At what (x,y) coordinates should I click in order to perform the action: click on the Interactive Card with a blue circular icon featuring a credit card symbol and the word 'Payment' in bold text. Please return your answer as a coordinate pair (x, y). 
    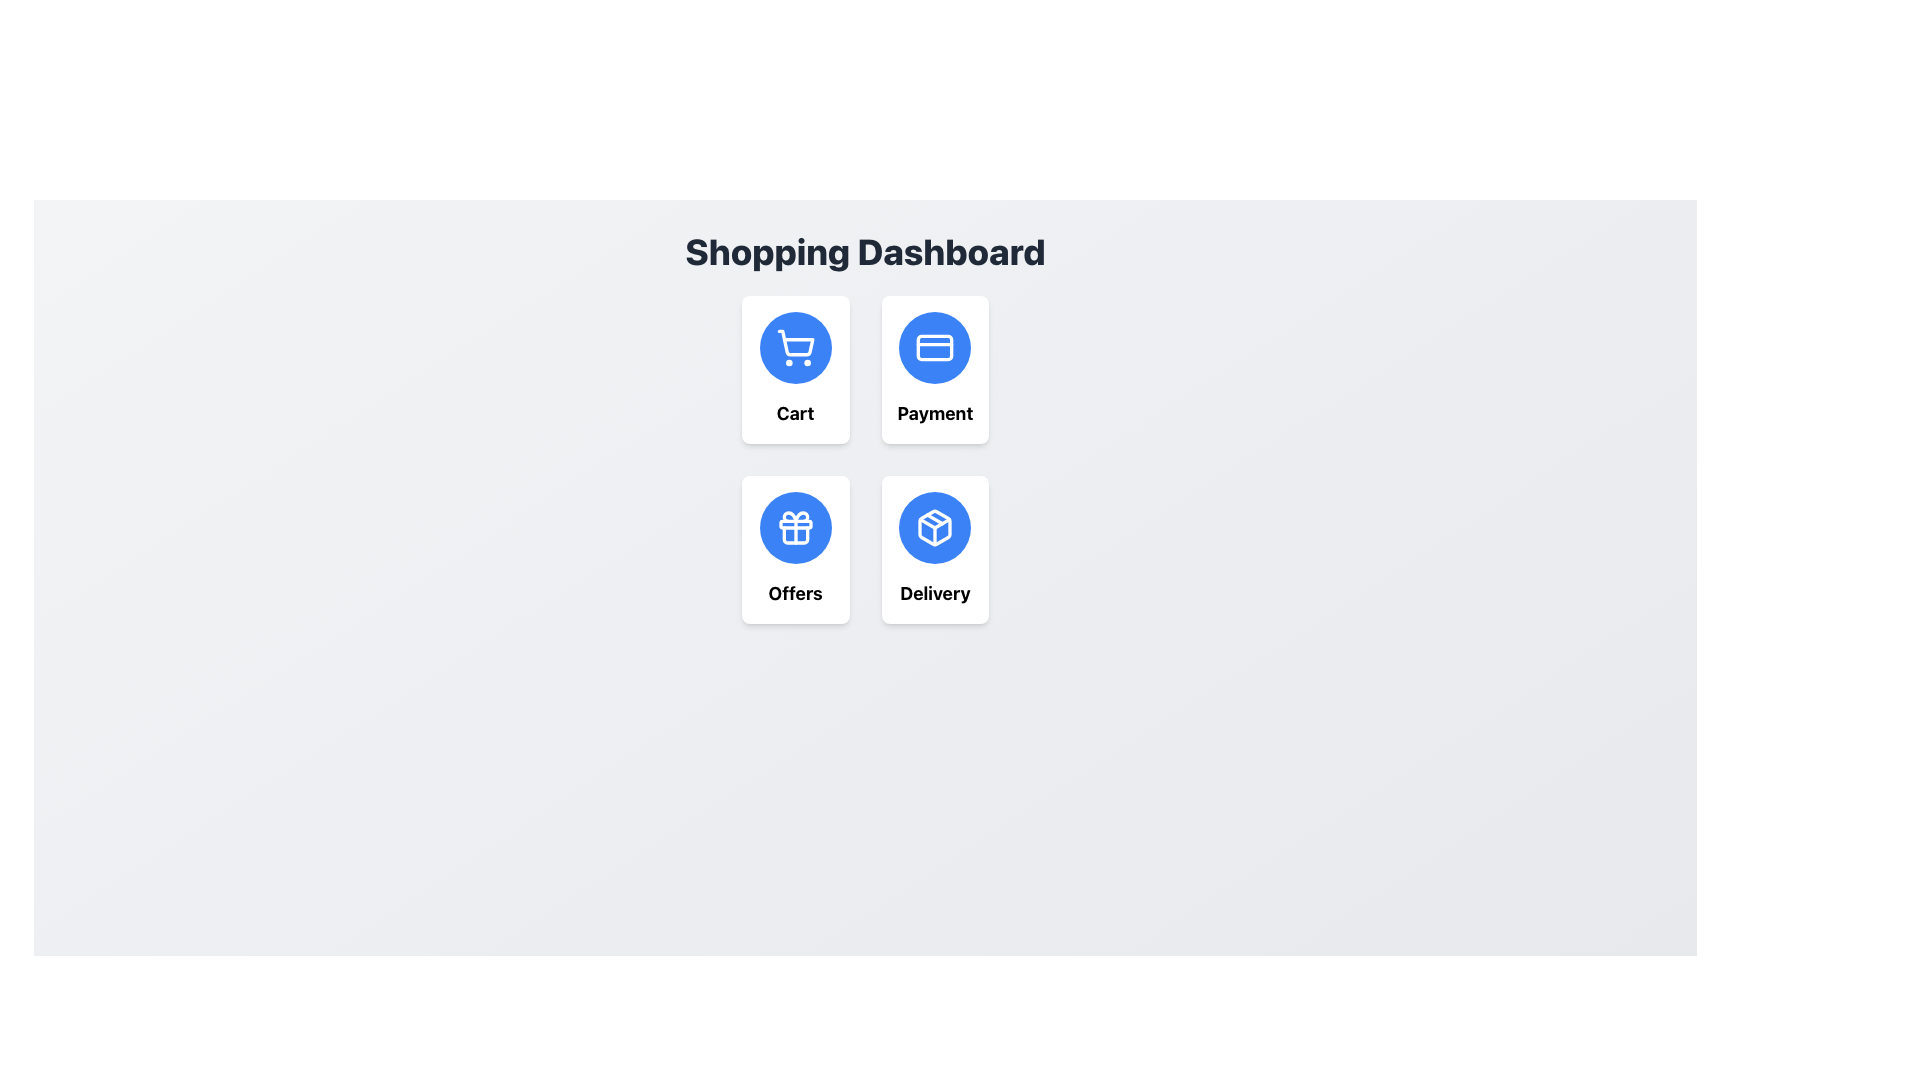
    Looking at the image, I should click on (934, 370).